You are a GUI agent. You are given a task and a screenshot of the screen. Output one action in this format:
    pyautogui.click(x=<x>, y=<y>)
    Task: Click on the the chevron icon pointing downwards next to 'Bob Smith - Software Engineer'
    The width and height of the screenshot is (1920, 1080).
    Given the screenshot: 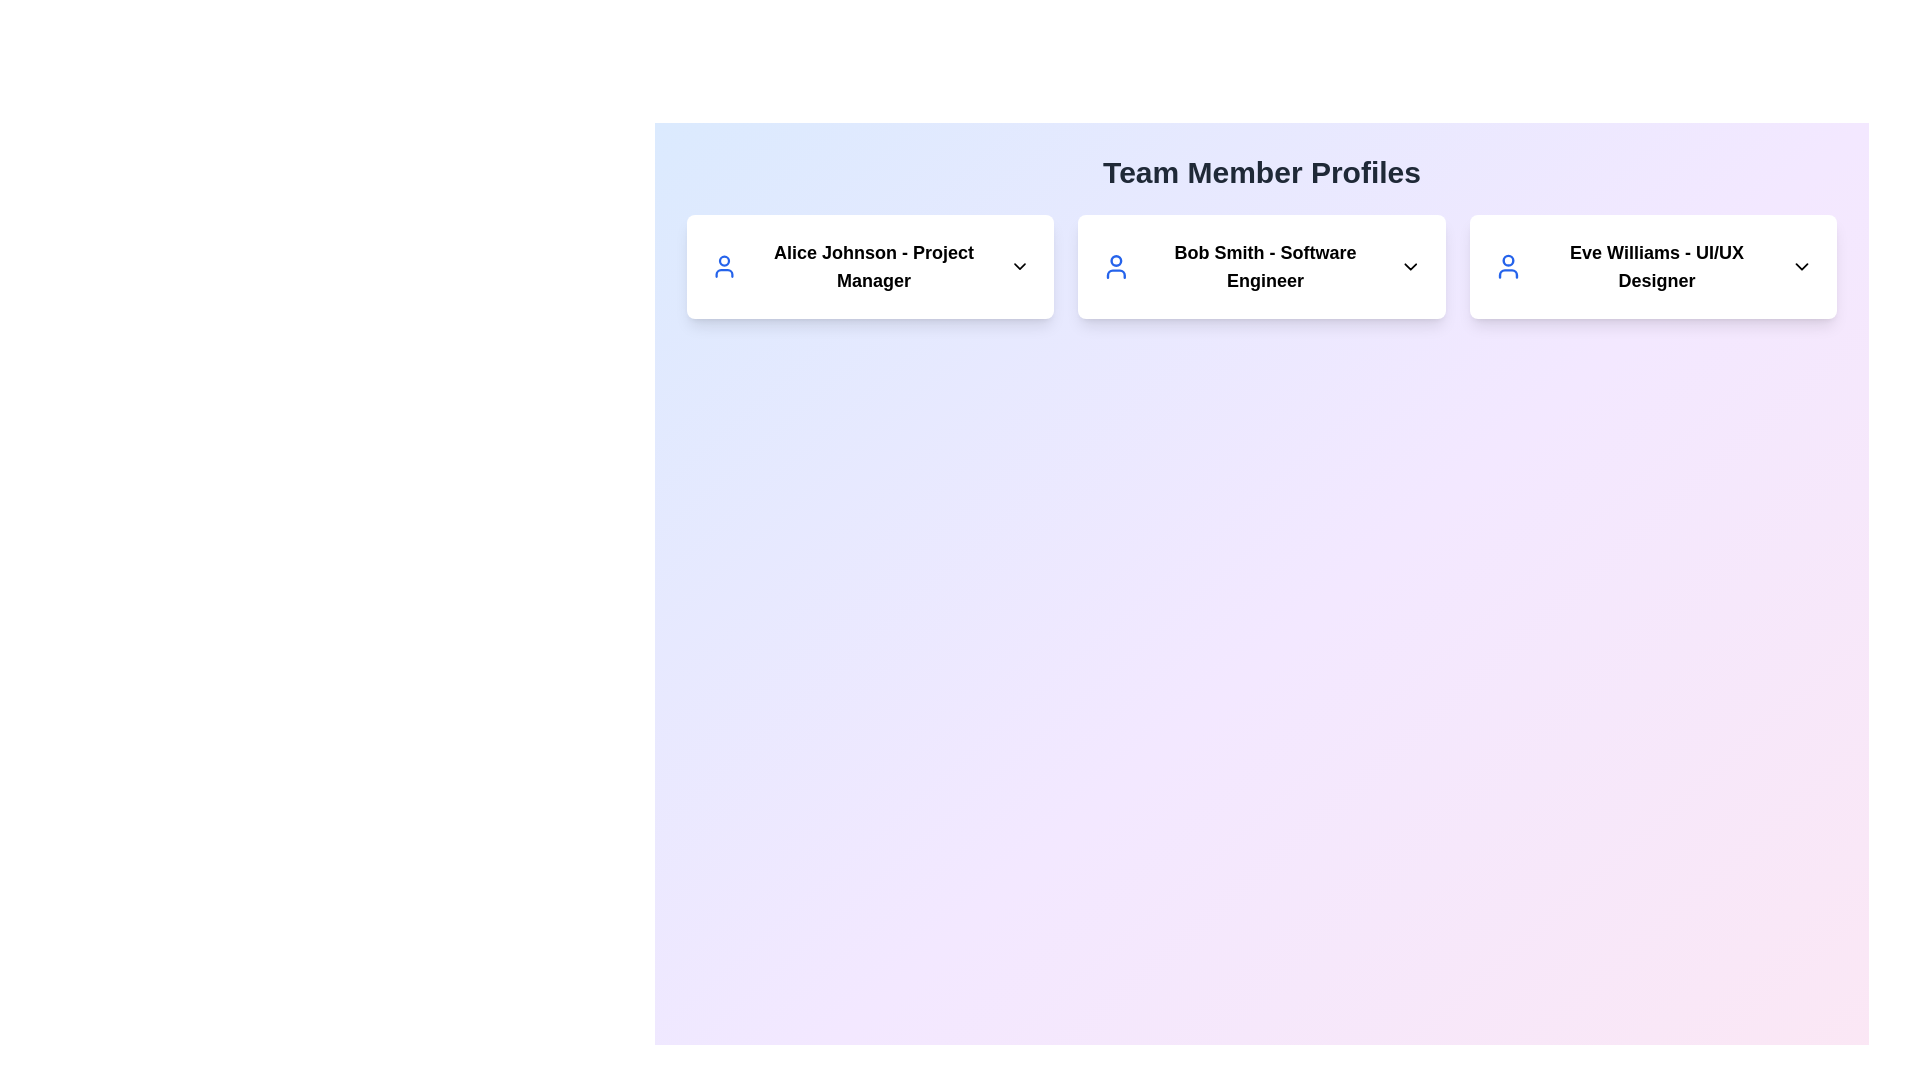 What is the action you would take?
    pyautogui.click(x=1409, y=265)
    